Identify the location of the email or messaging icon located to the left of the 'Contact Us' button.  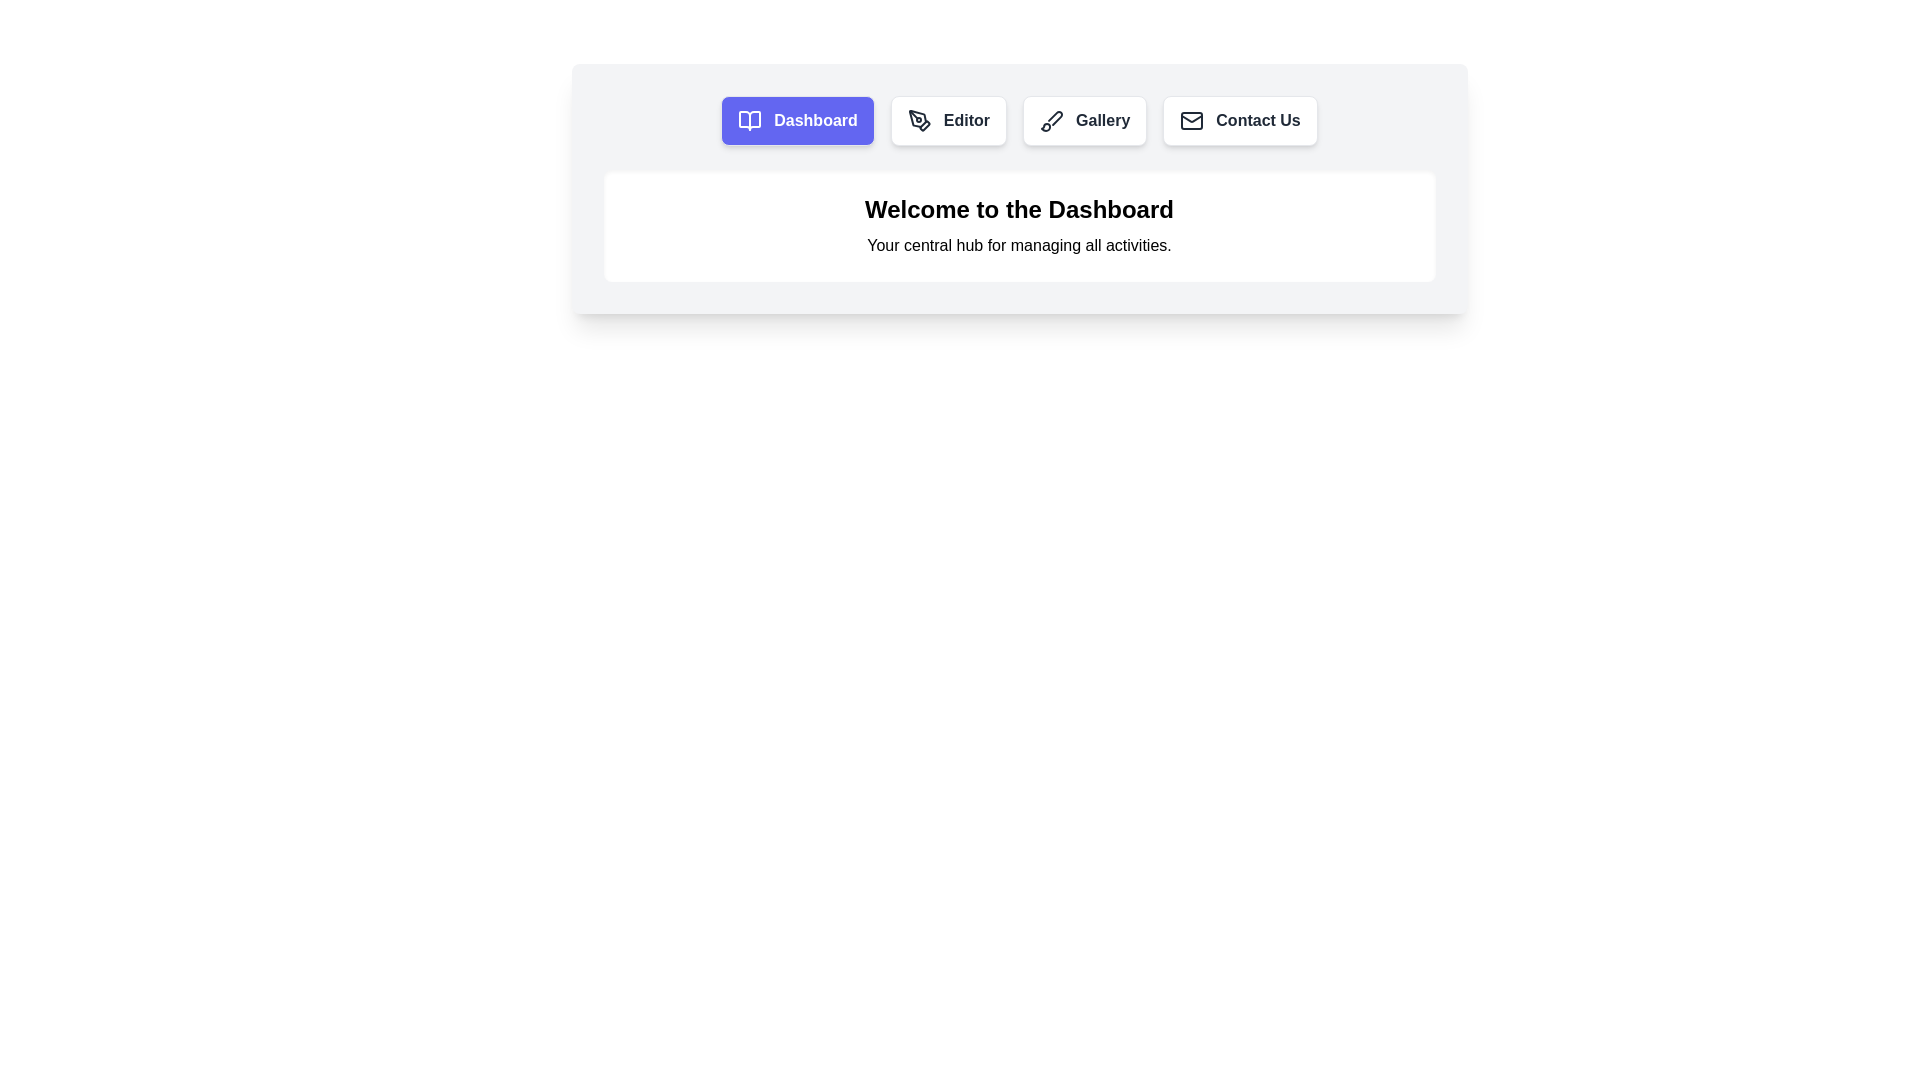
(1192, 120).